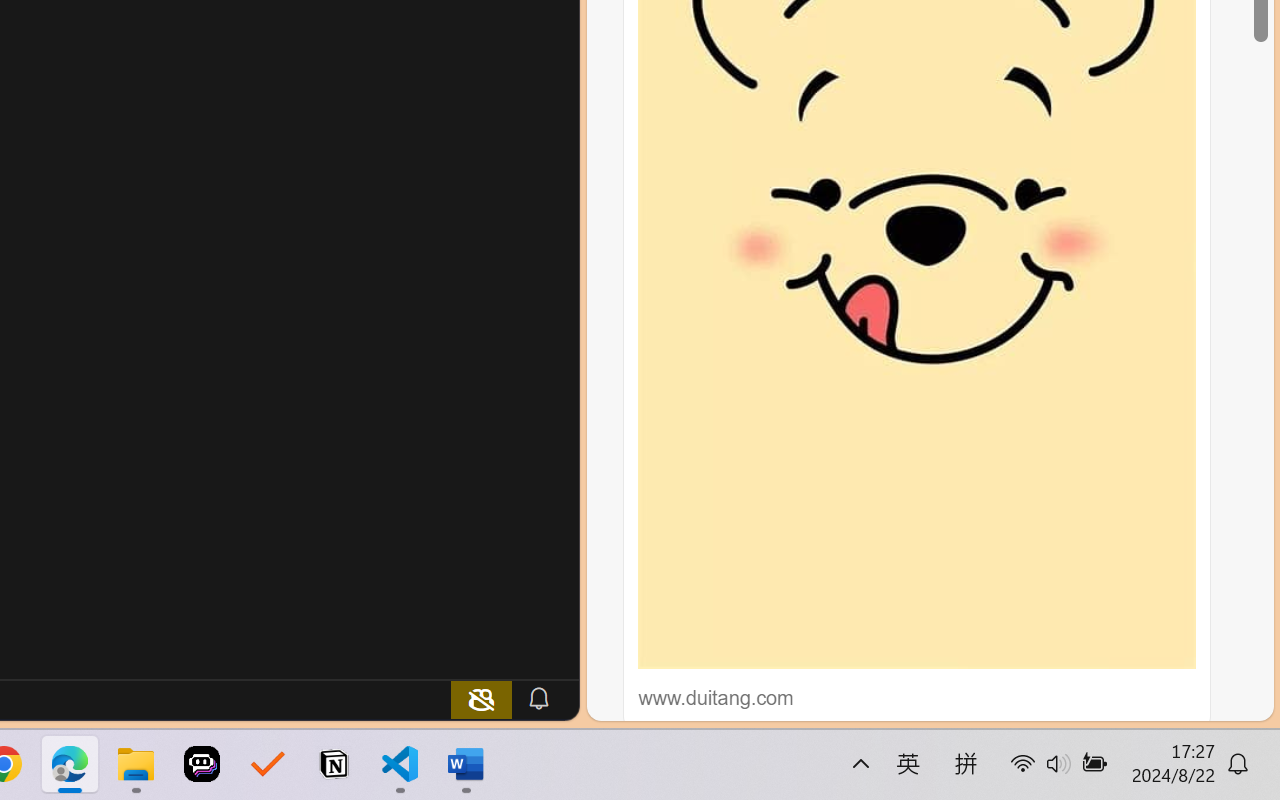 Image resolution: width=1280 pixels, height=800 pixels. I want to click on 'Notifications', so click(538, 698).